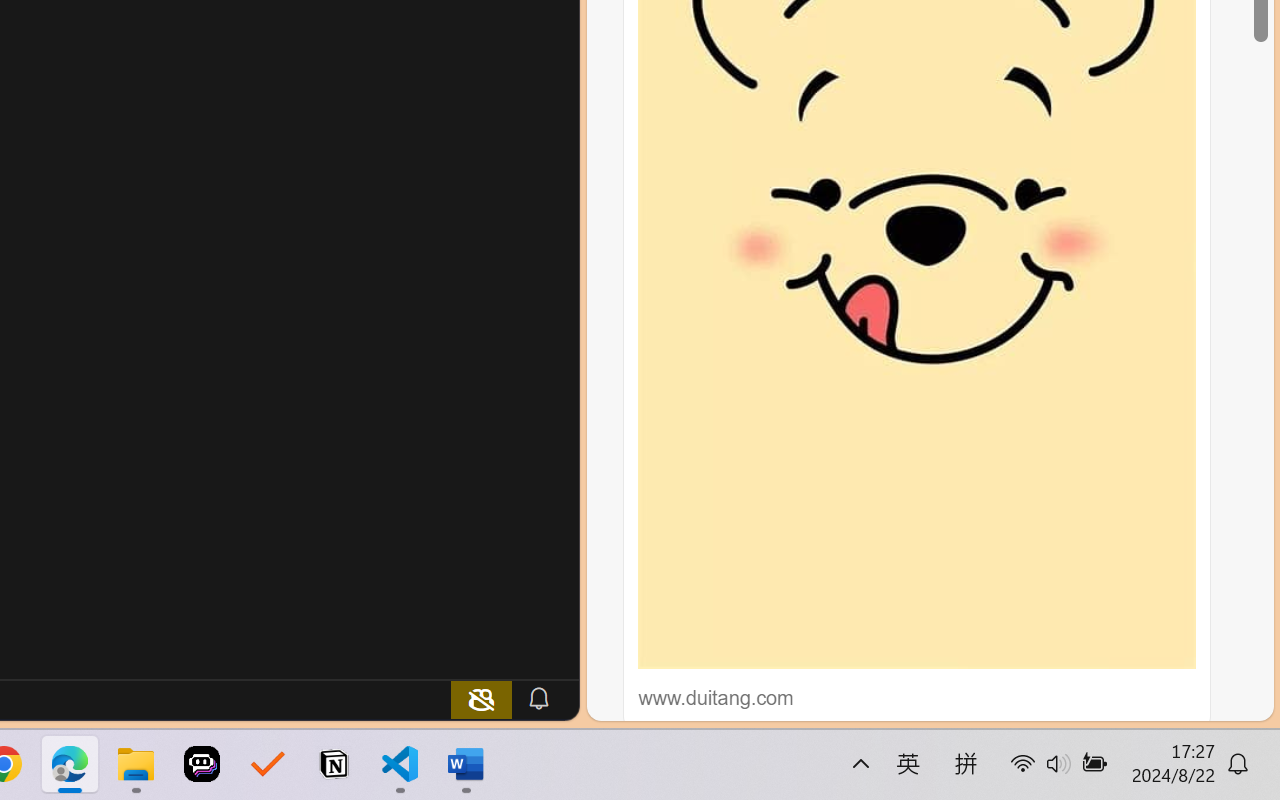 Image resolution: width=1280 pixels, height=800 pixels. I want to click on 'Notifications', so click(538, 698).